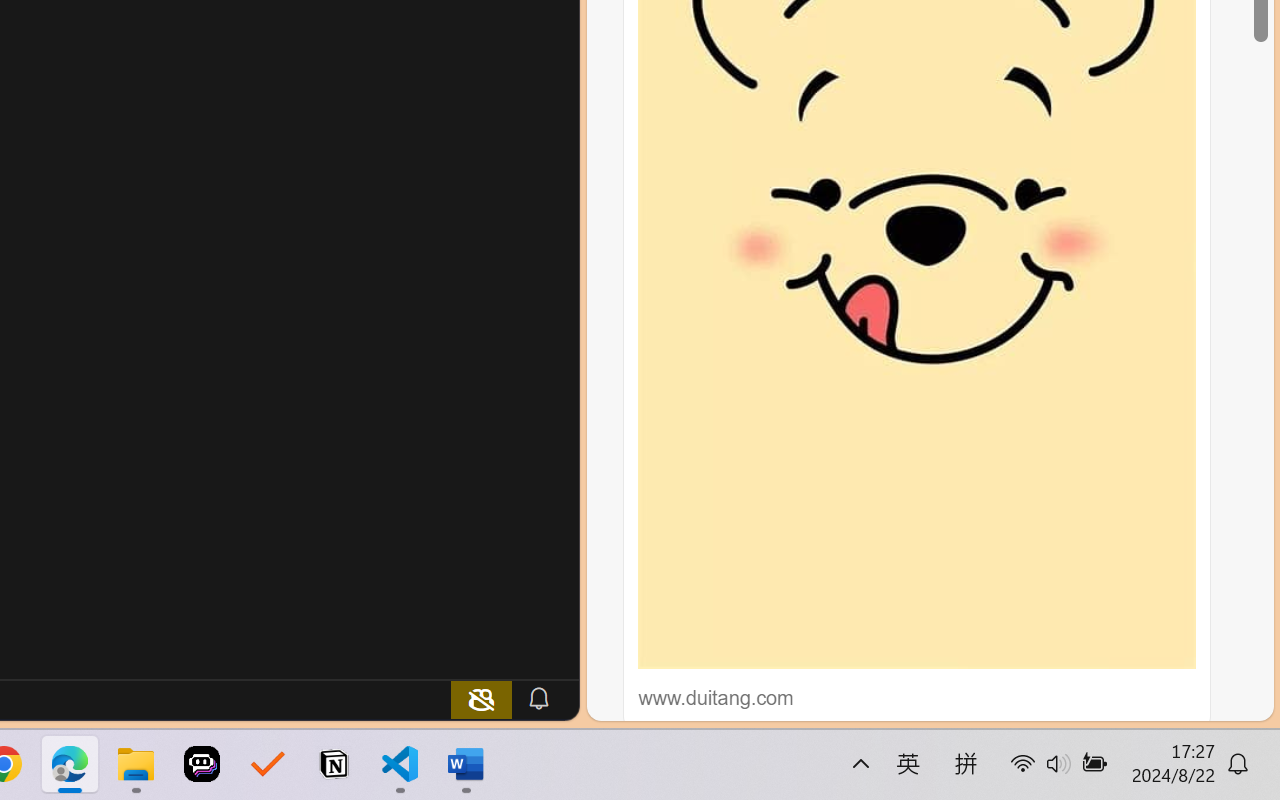 Image resolution: width=1280 pixels, height=800 pixels. I want to click on 'Notifications', so click(538, 698).